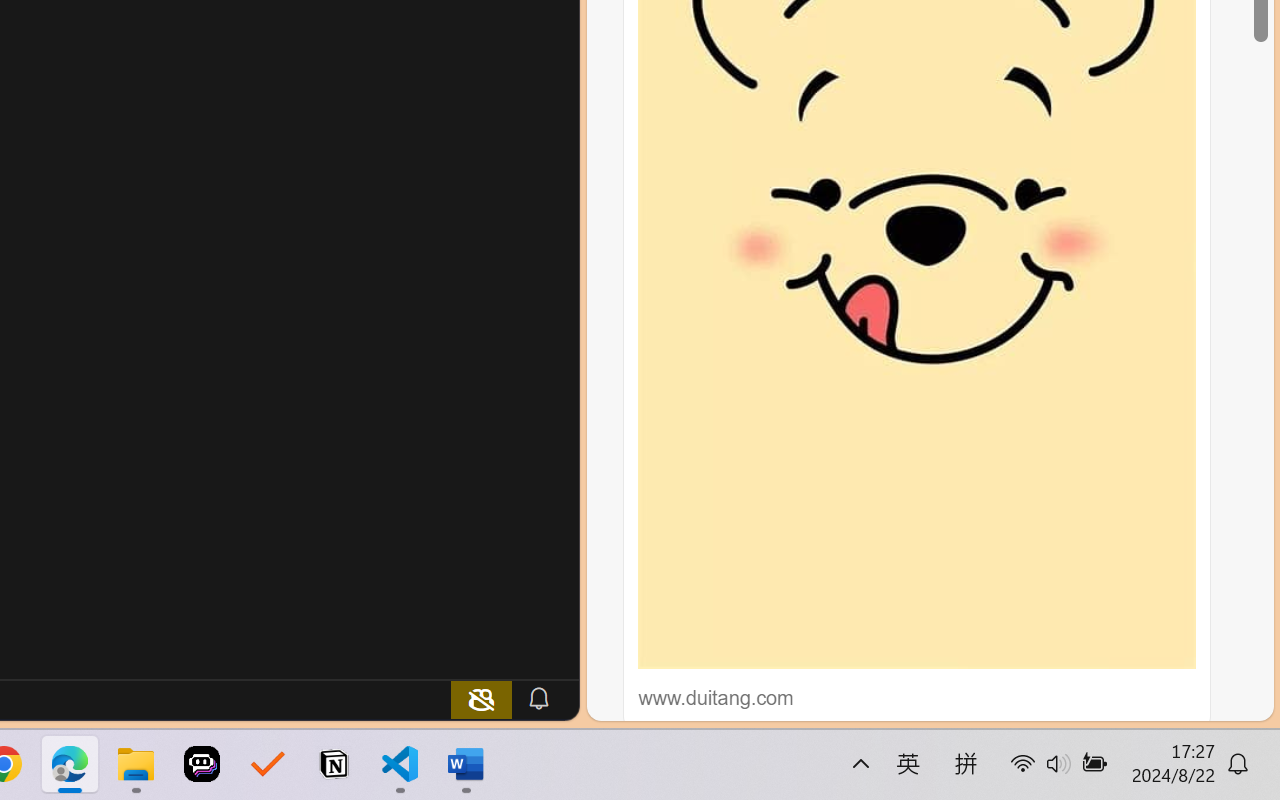 Image resolution: width=1280 pixels, height=800 pixels. I want to click on 'Notifications', so click(538, 698).